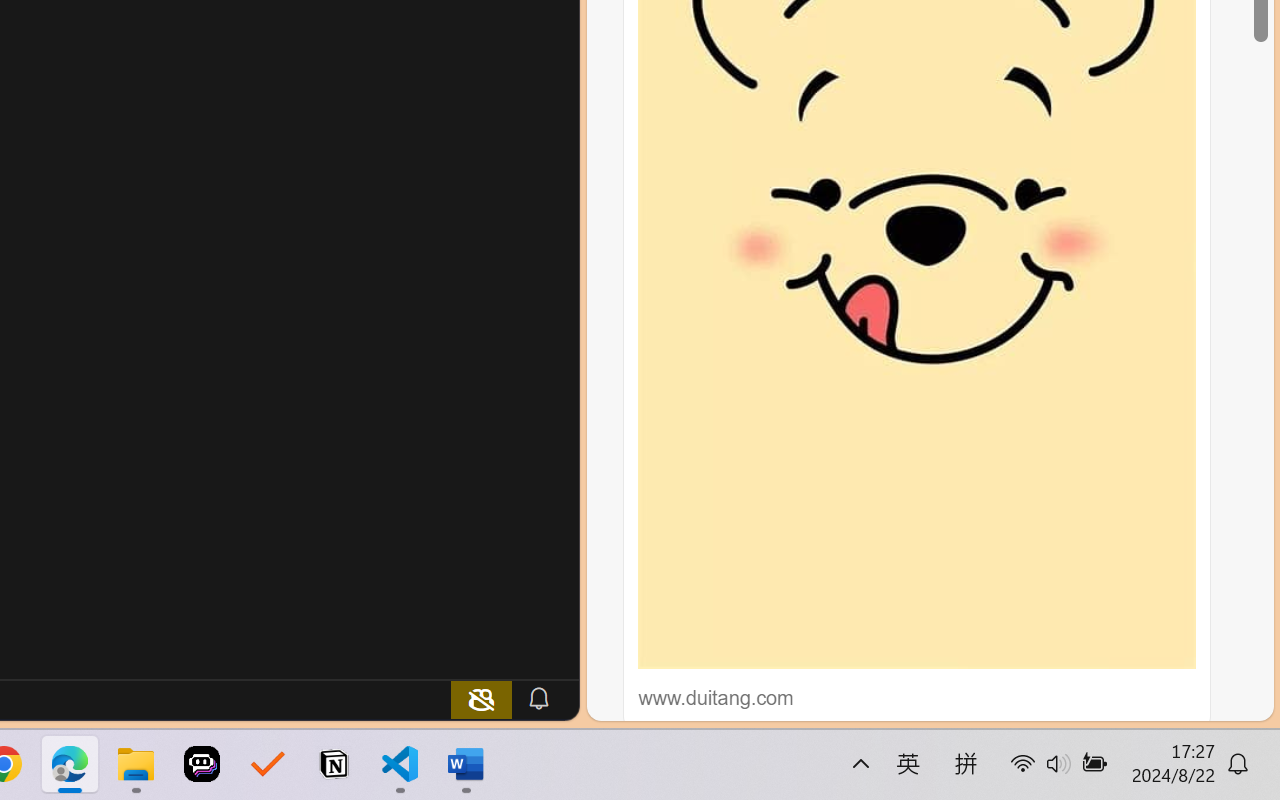 Image resolution: width=1280 pixels, height=800 pixels. I want to click on 'Notifications', so click(538, 698).